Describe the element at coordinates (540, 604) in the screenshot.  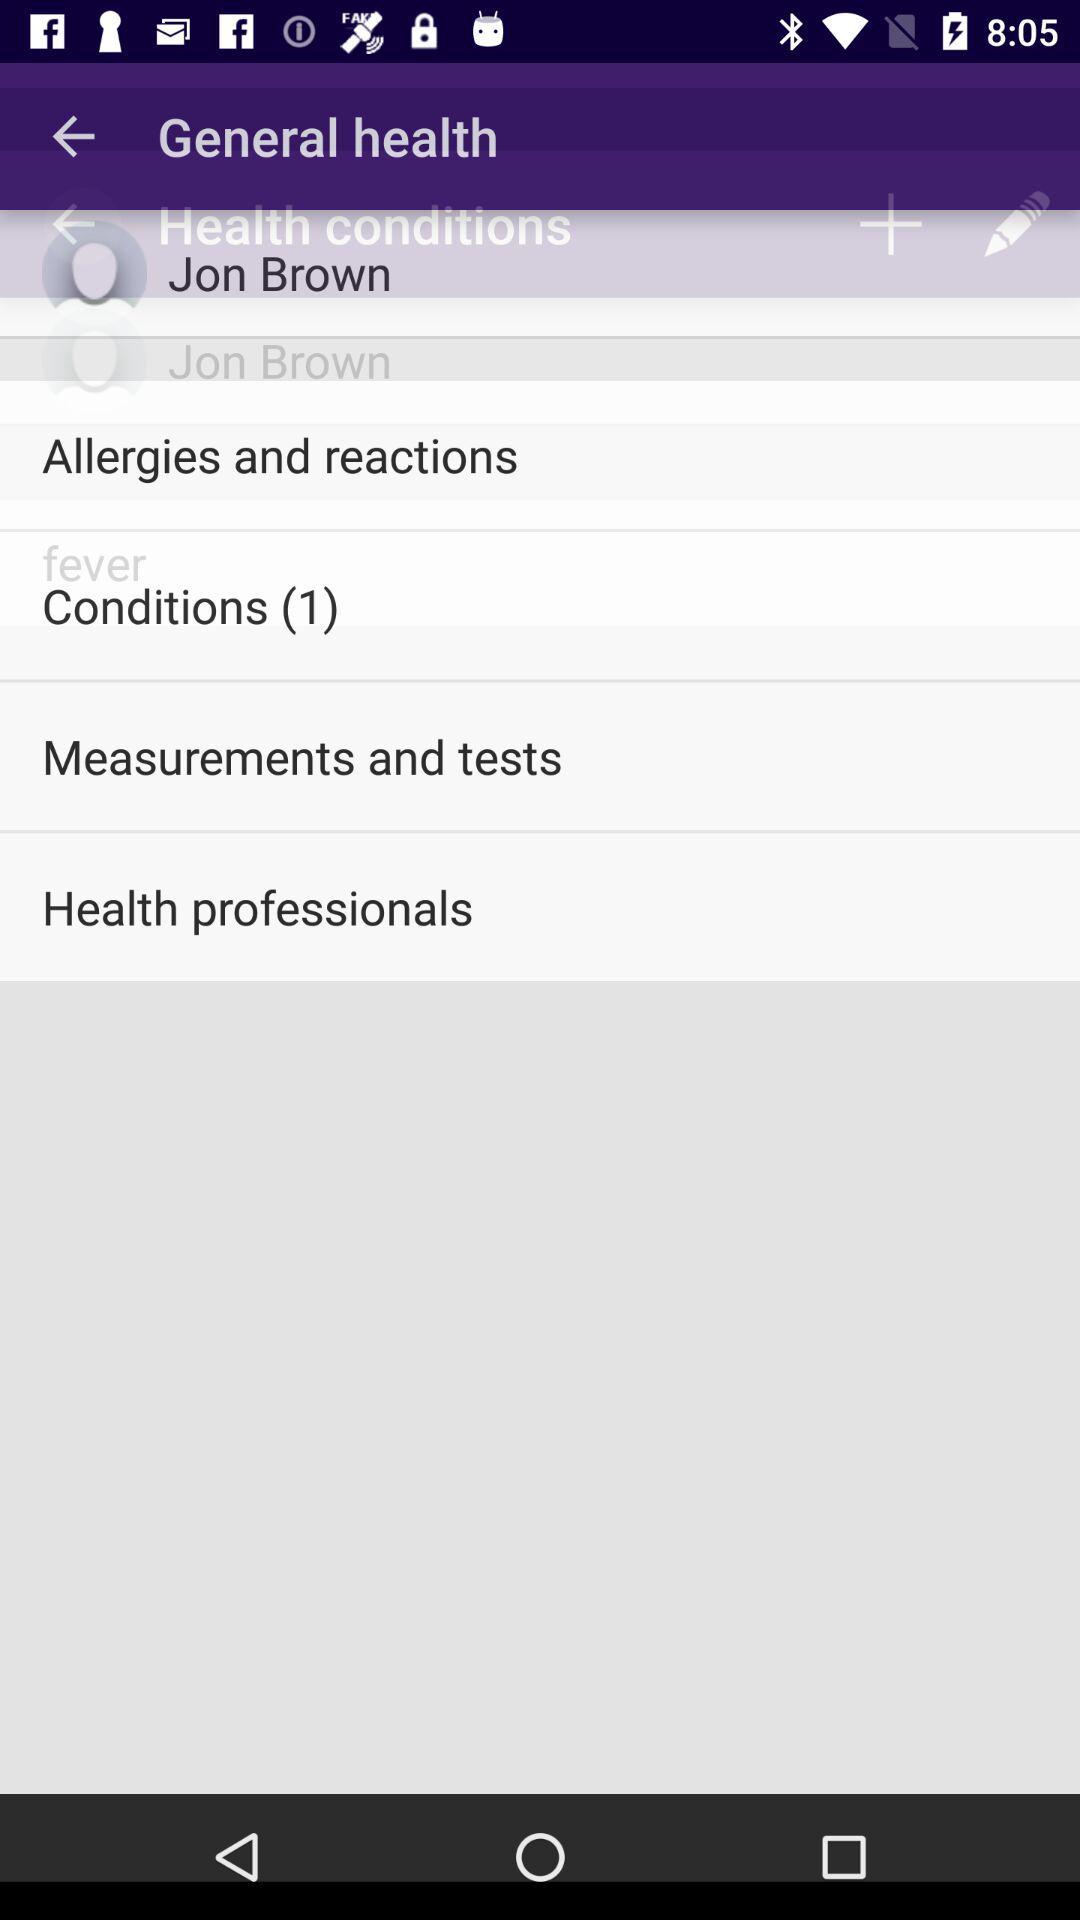
I see `the item below the allergies and reactions  icon` at that location.